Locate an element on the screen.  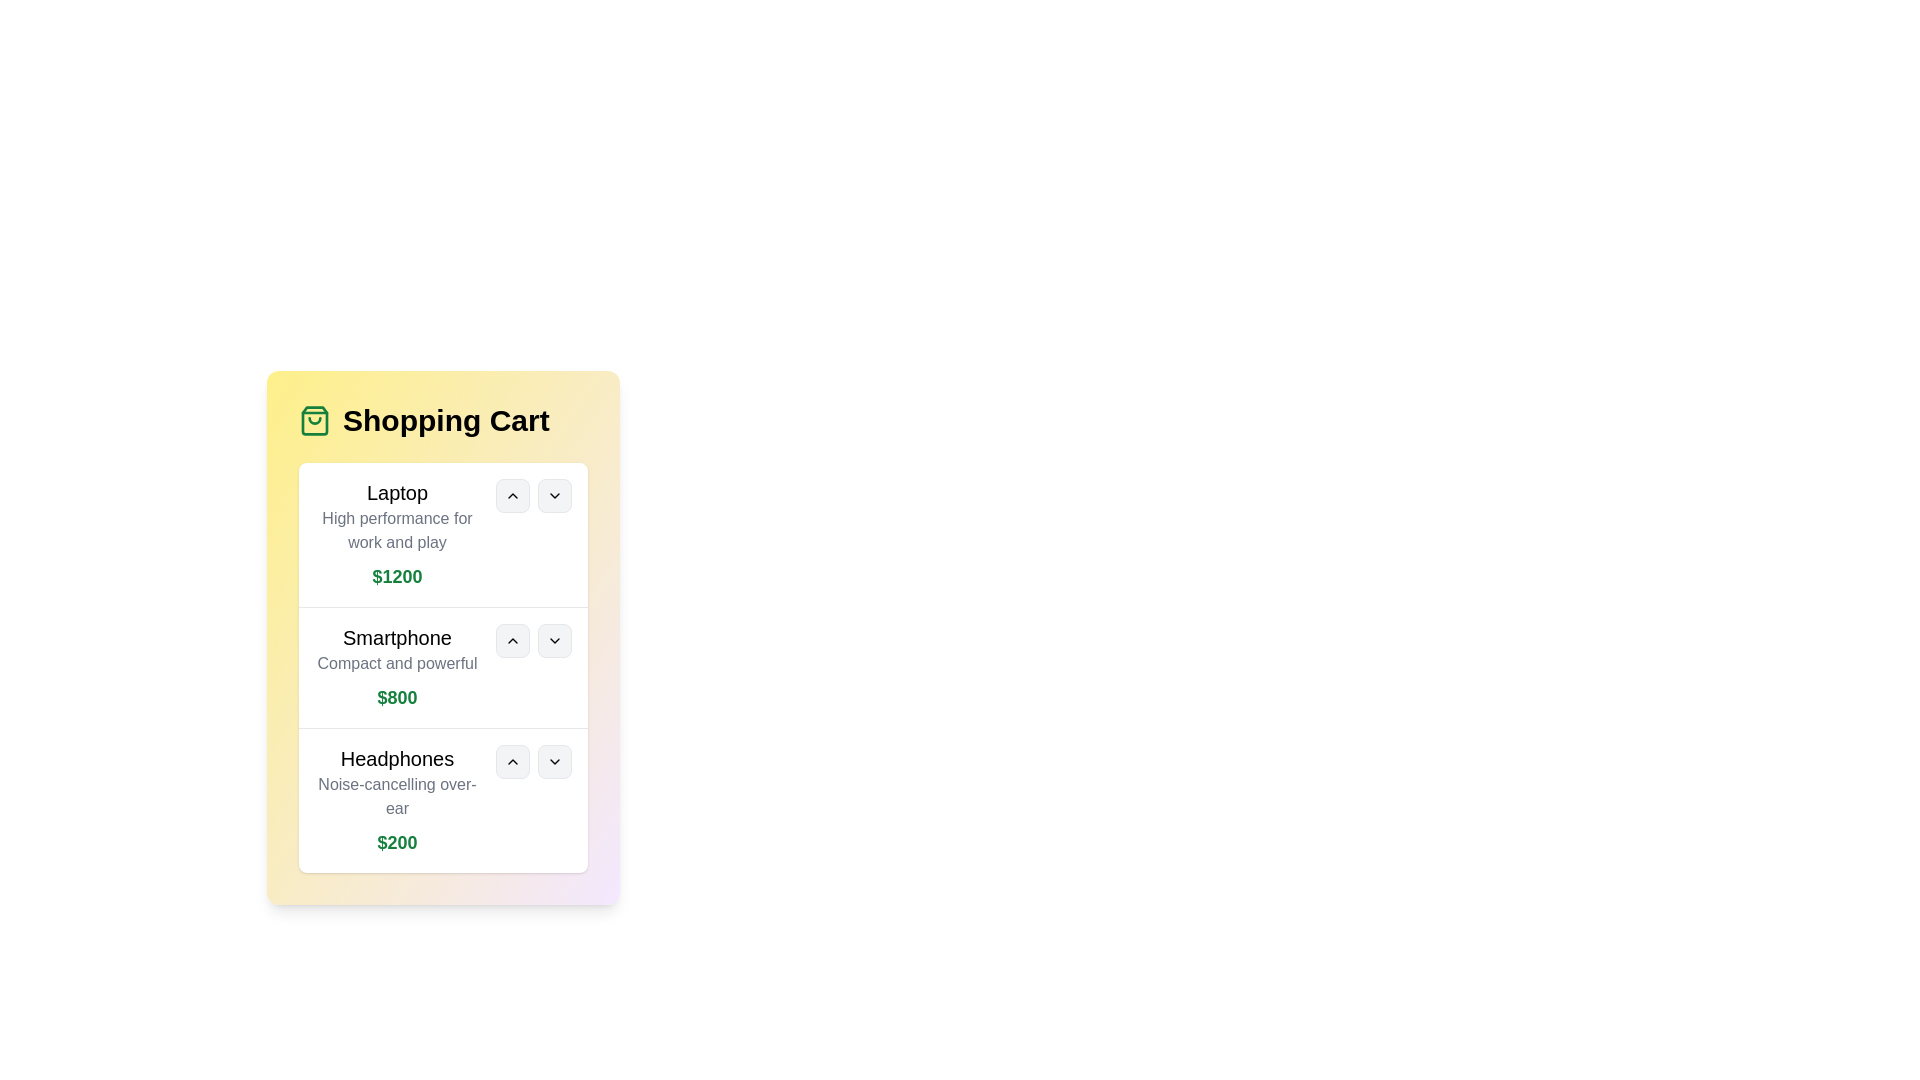
the 'Down' button associated with the Laptop product to decrease its quantity is located at coordinates (555, 495).